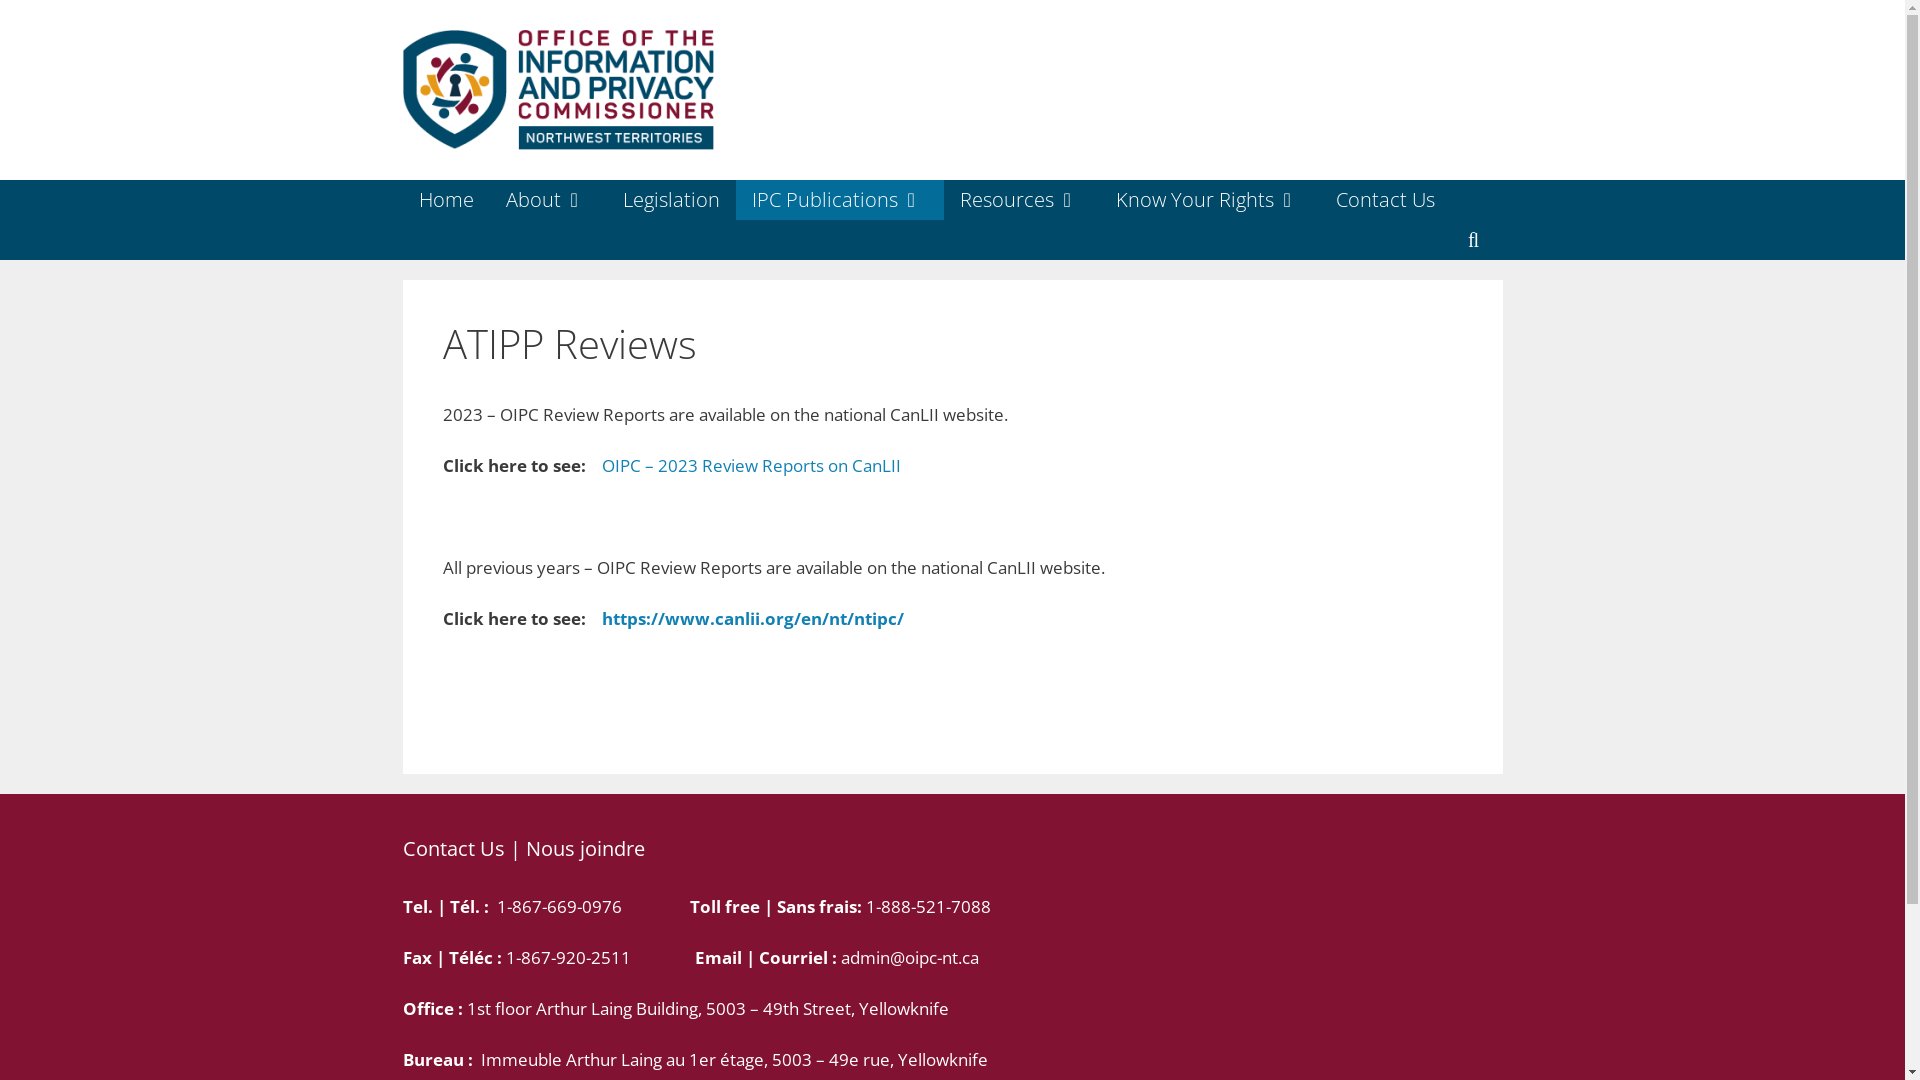  Describe the element at coordinates (401, 200) in the screenshot. I see `'Home'` at that location.